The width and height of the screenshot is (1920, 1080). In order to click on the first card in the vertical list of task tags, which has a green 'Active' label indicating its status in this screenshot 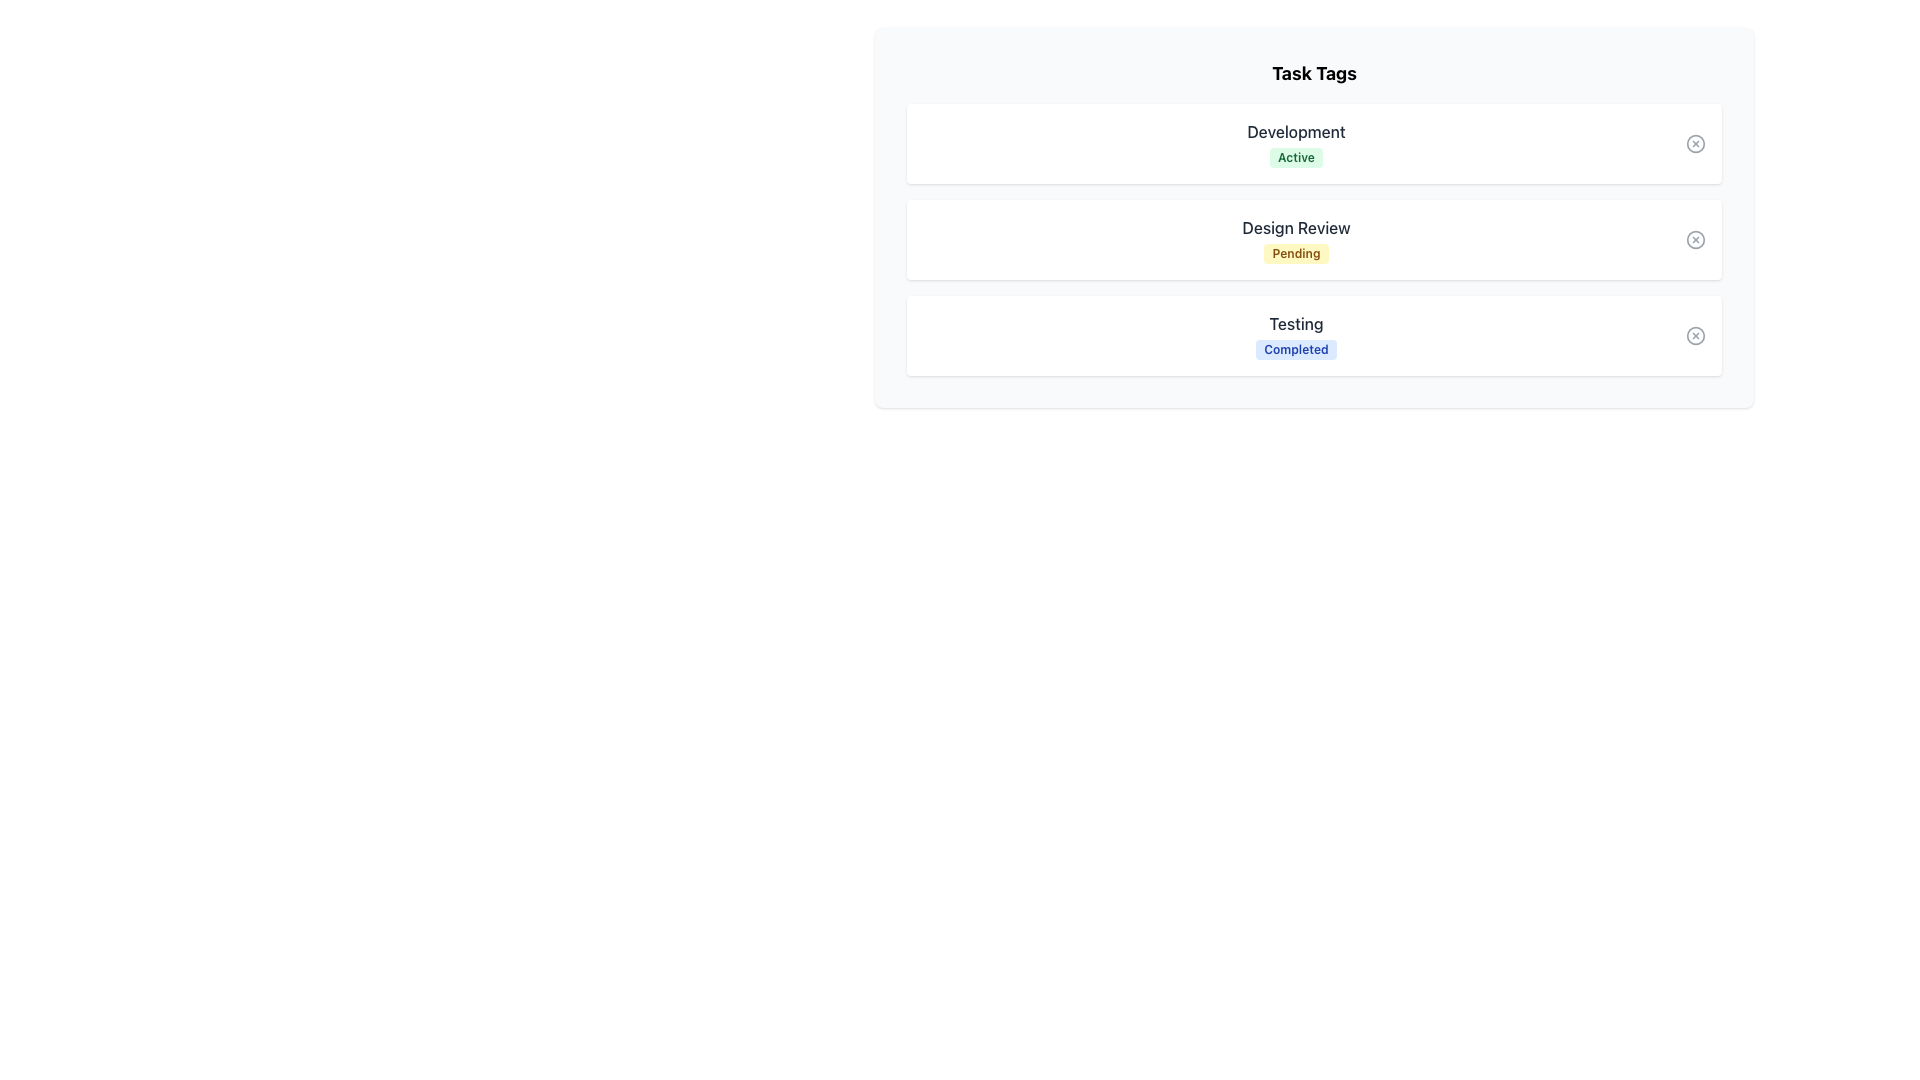, I will do `click(1314, 142)`.